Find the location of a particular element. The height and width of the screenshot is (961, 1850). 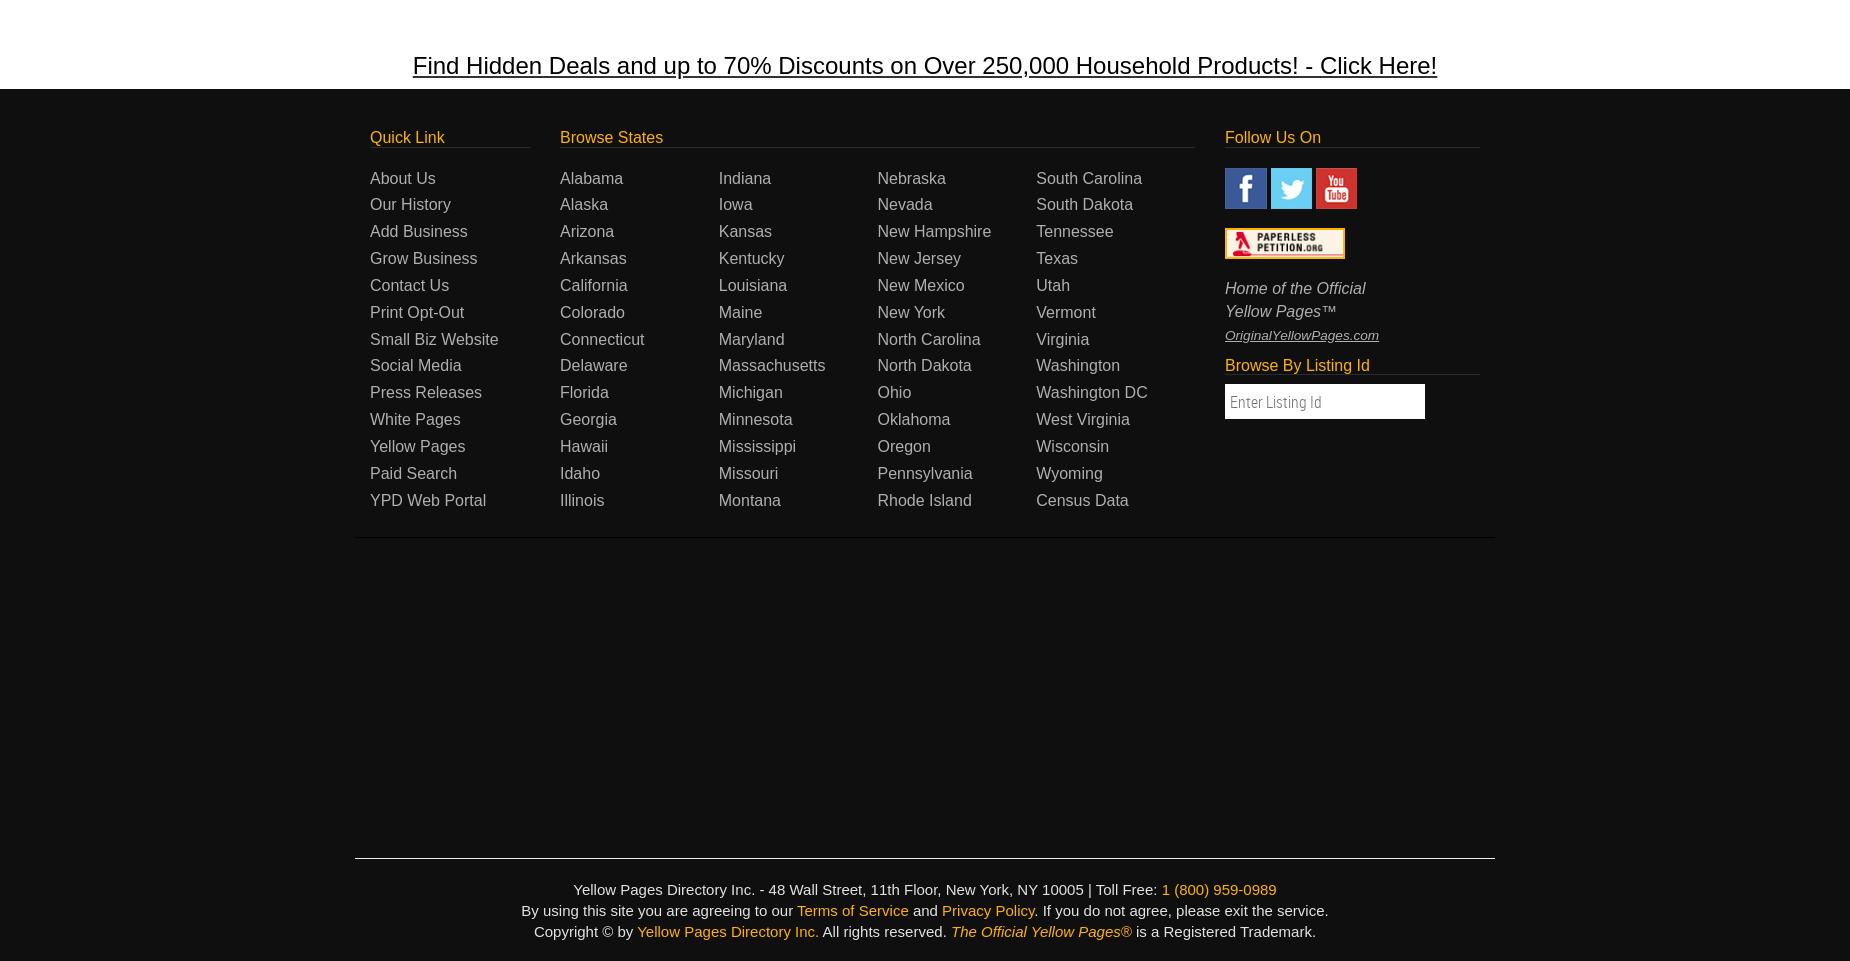

'Yellow Pages Directory Inc. - 48 Wall Street, 11th Floor, New York, NY 10005 |  Toll Free:' is located at coordinates (866, 887).